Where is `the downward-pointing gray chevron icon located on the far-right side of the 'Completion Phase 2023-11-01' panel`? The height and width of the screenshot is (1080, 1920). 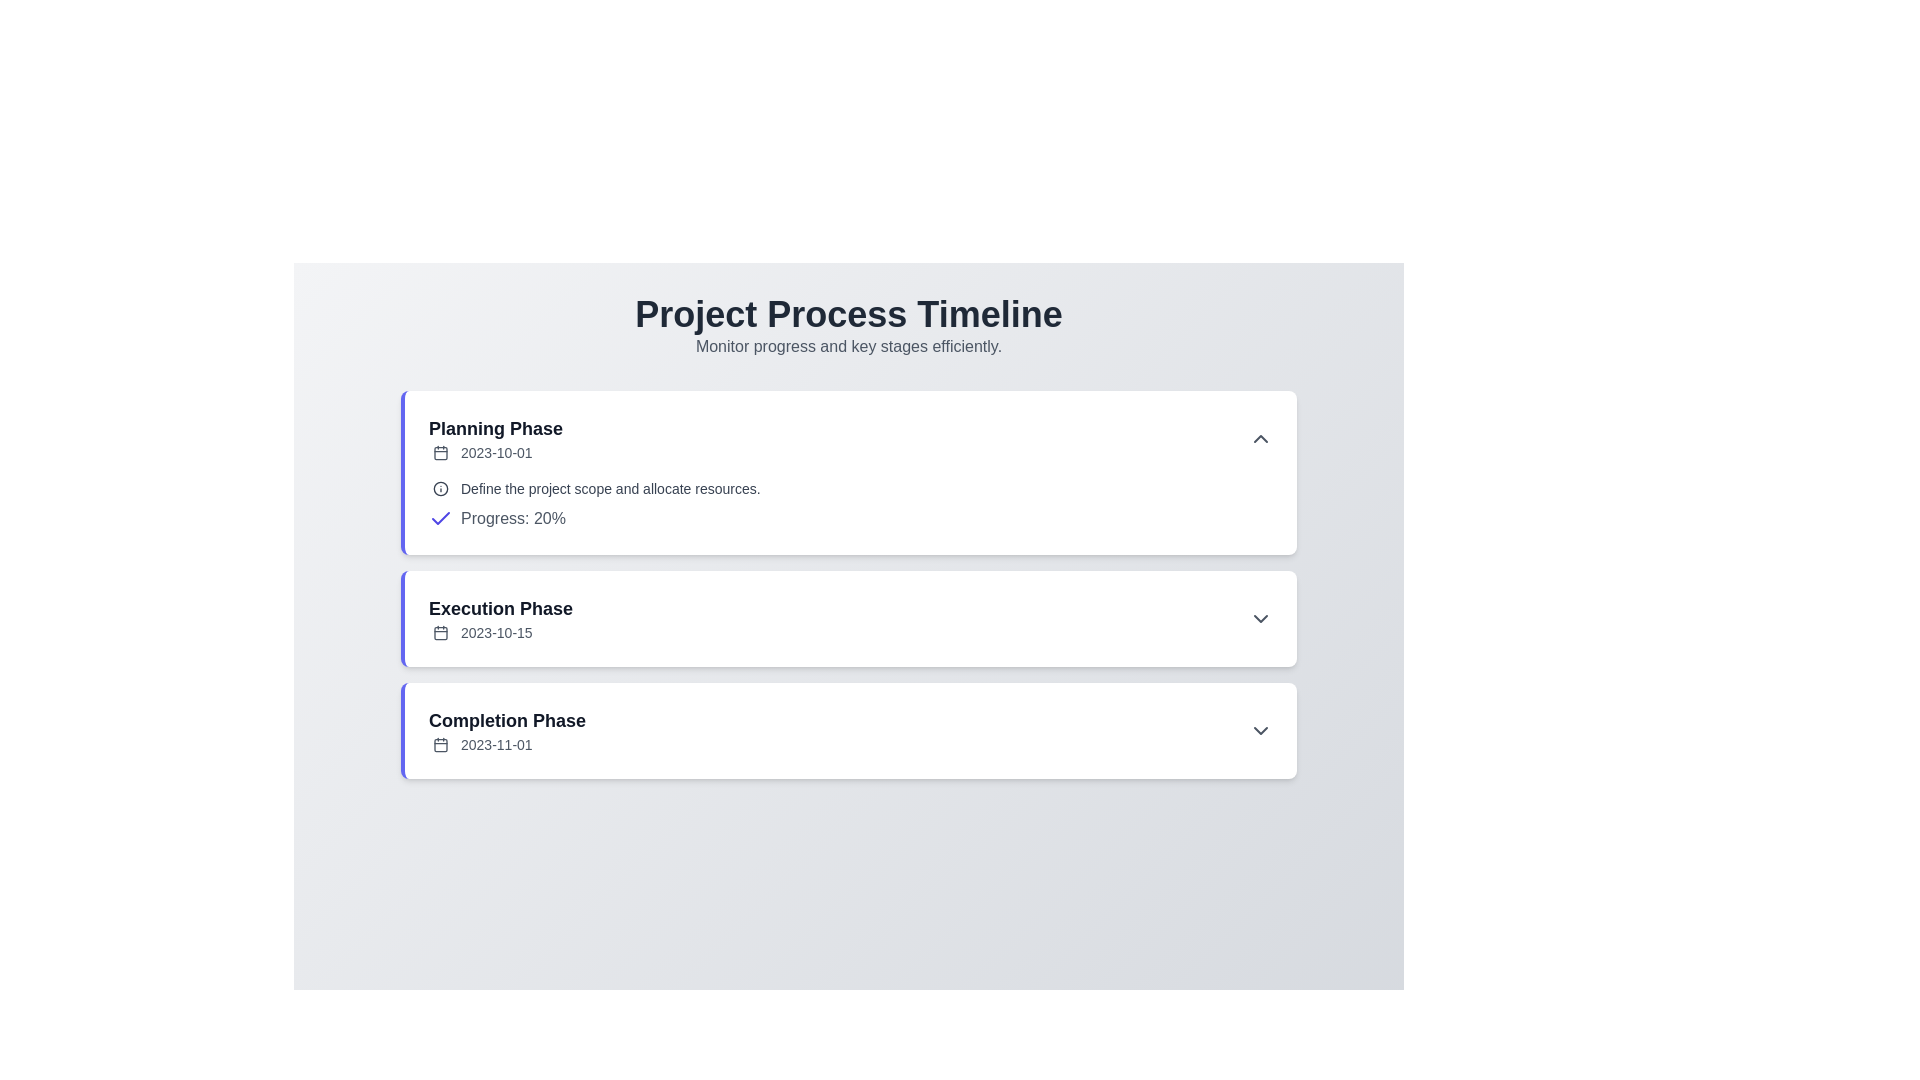 the downward-pointing gray chevron icon located on the far-right side of the 'Completion Phase 2023-11-01' panel is located at coordinates (1260, 731).